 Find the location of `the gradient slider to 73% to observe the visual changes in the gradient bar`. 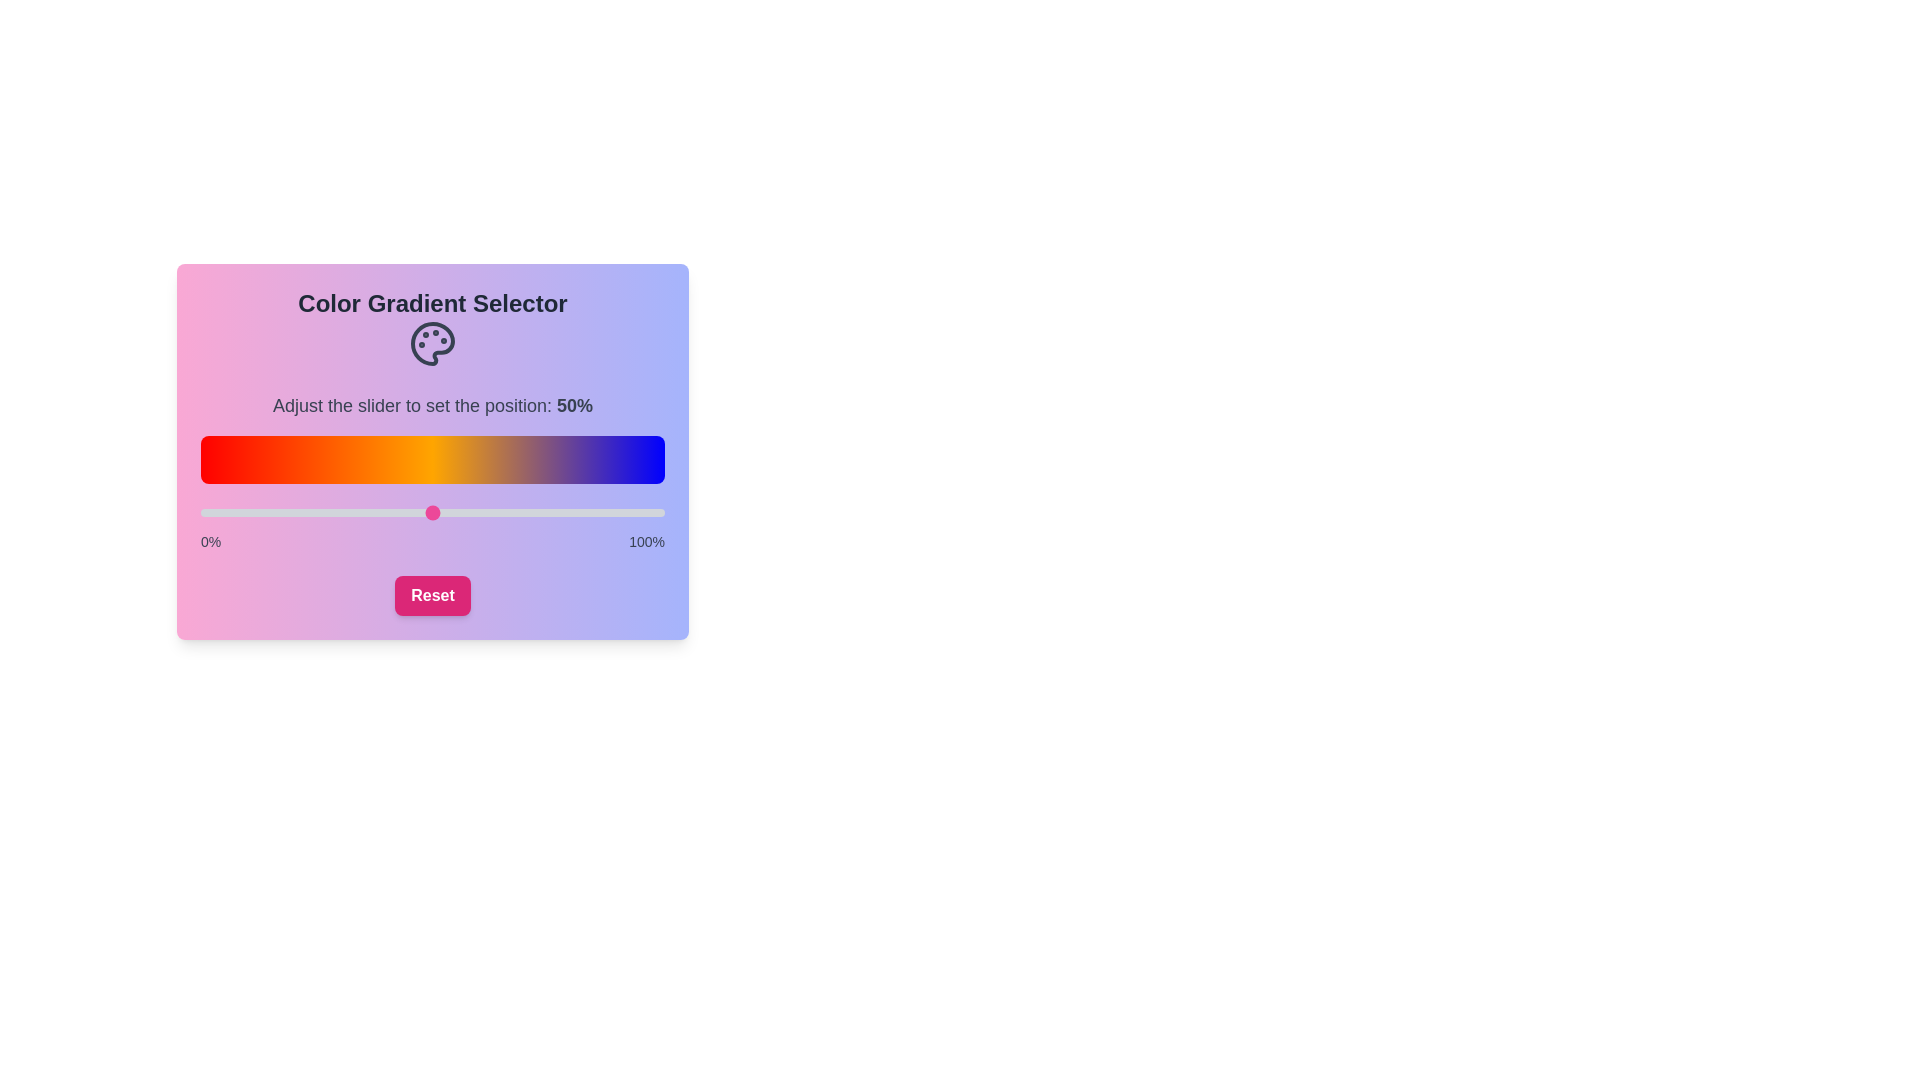

the gradient slider to 73% to observe the visual changes in the gradient bar is located at coordinates (539, 512).